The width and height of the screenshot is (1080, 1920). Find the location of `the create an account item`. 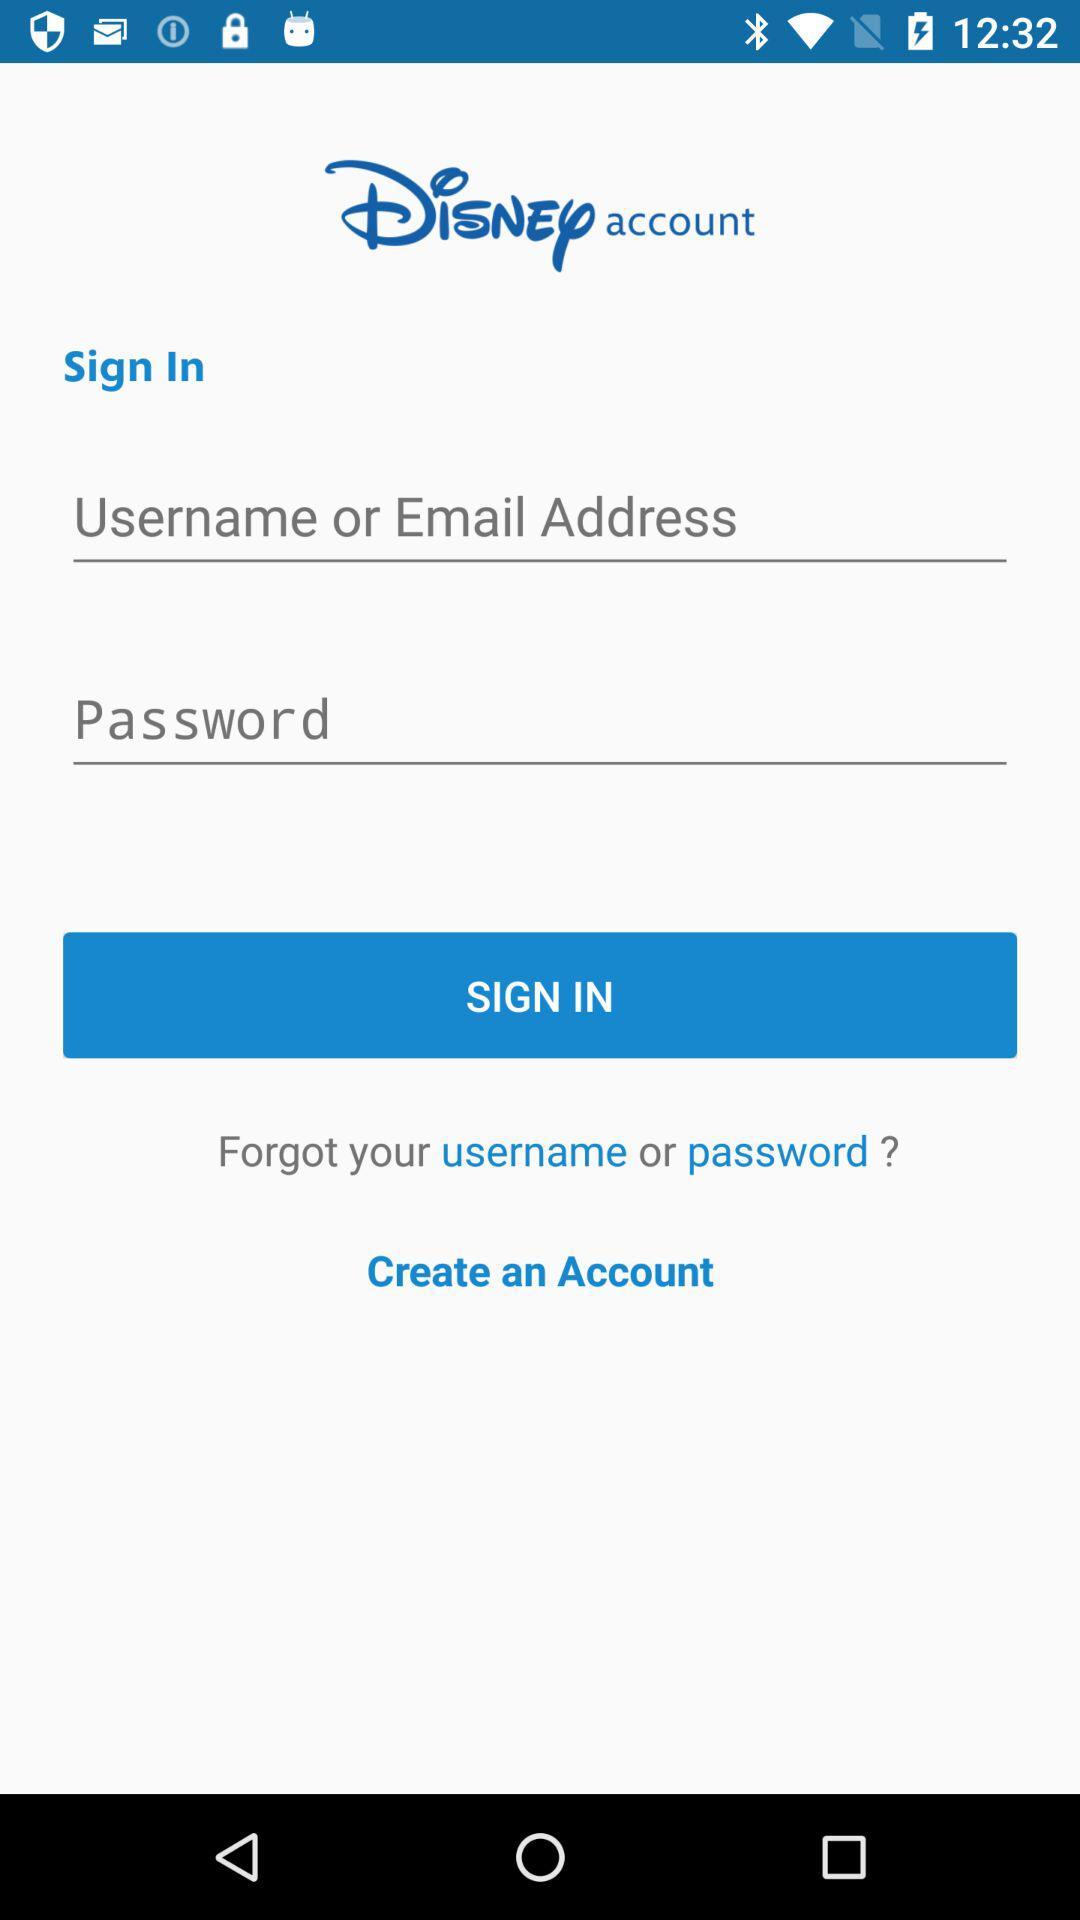

the create an account item is located at coordinates (540, 1268).